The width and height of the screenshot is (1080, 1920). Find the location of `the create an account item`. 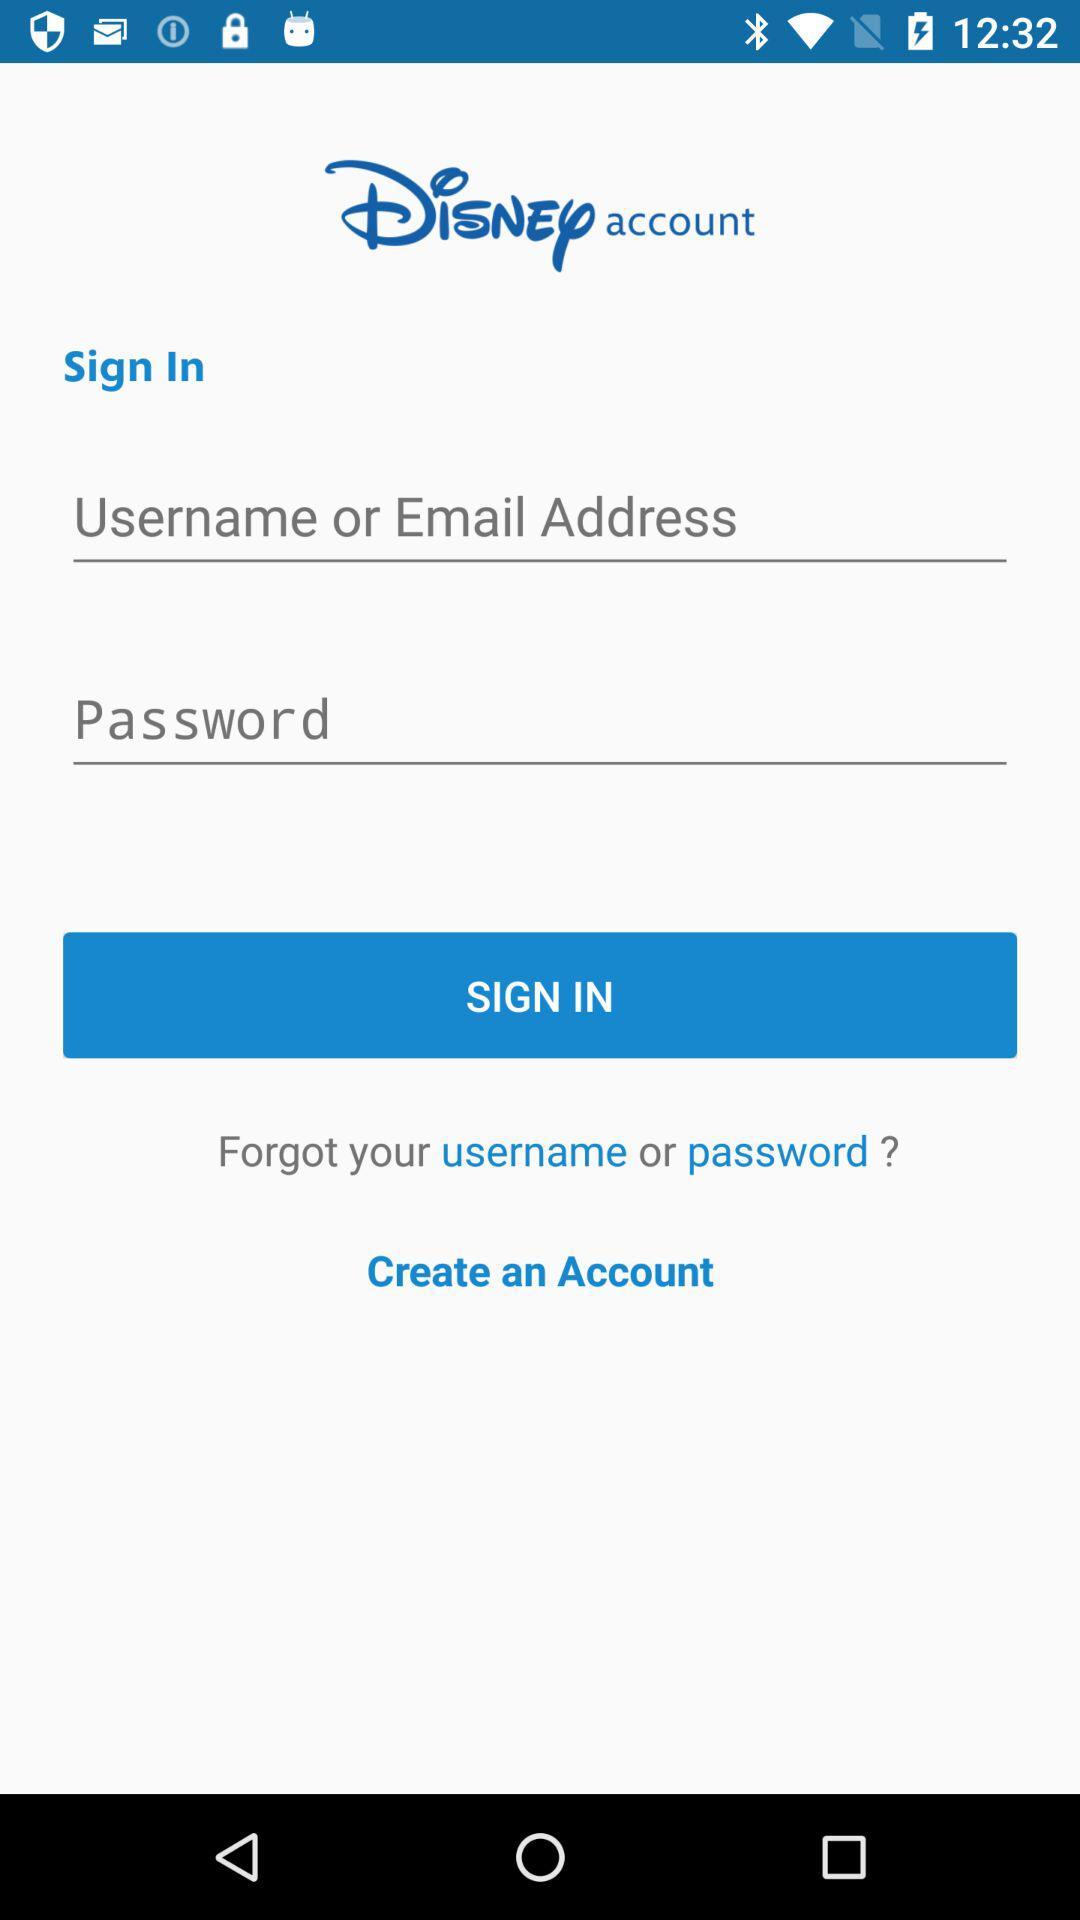

the create an account item is located at coordinates (540, 1268).